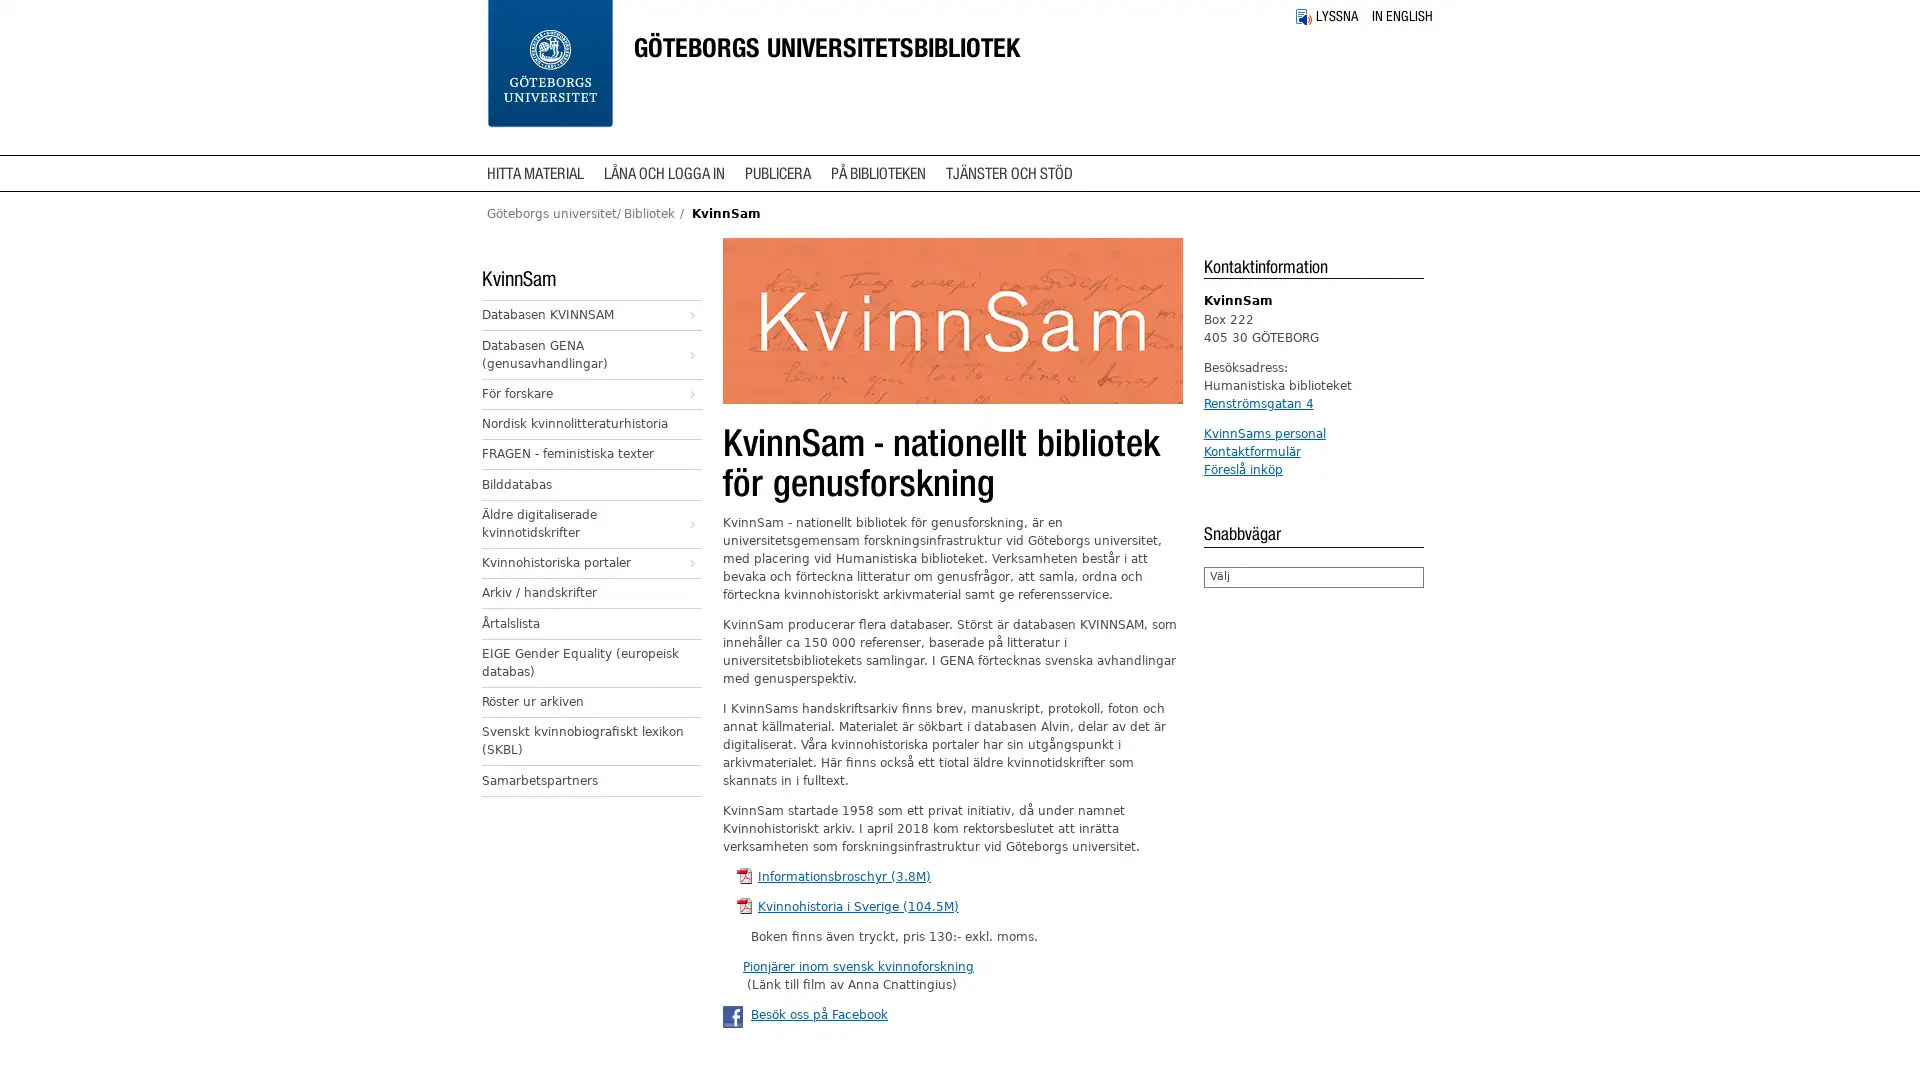 This screenshot has height=1080, width=1920. What do you see at coordinates (1326, 16) in the screenshot?
I see `LYSSNA` at bounding box center [1326, 16].